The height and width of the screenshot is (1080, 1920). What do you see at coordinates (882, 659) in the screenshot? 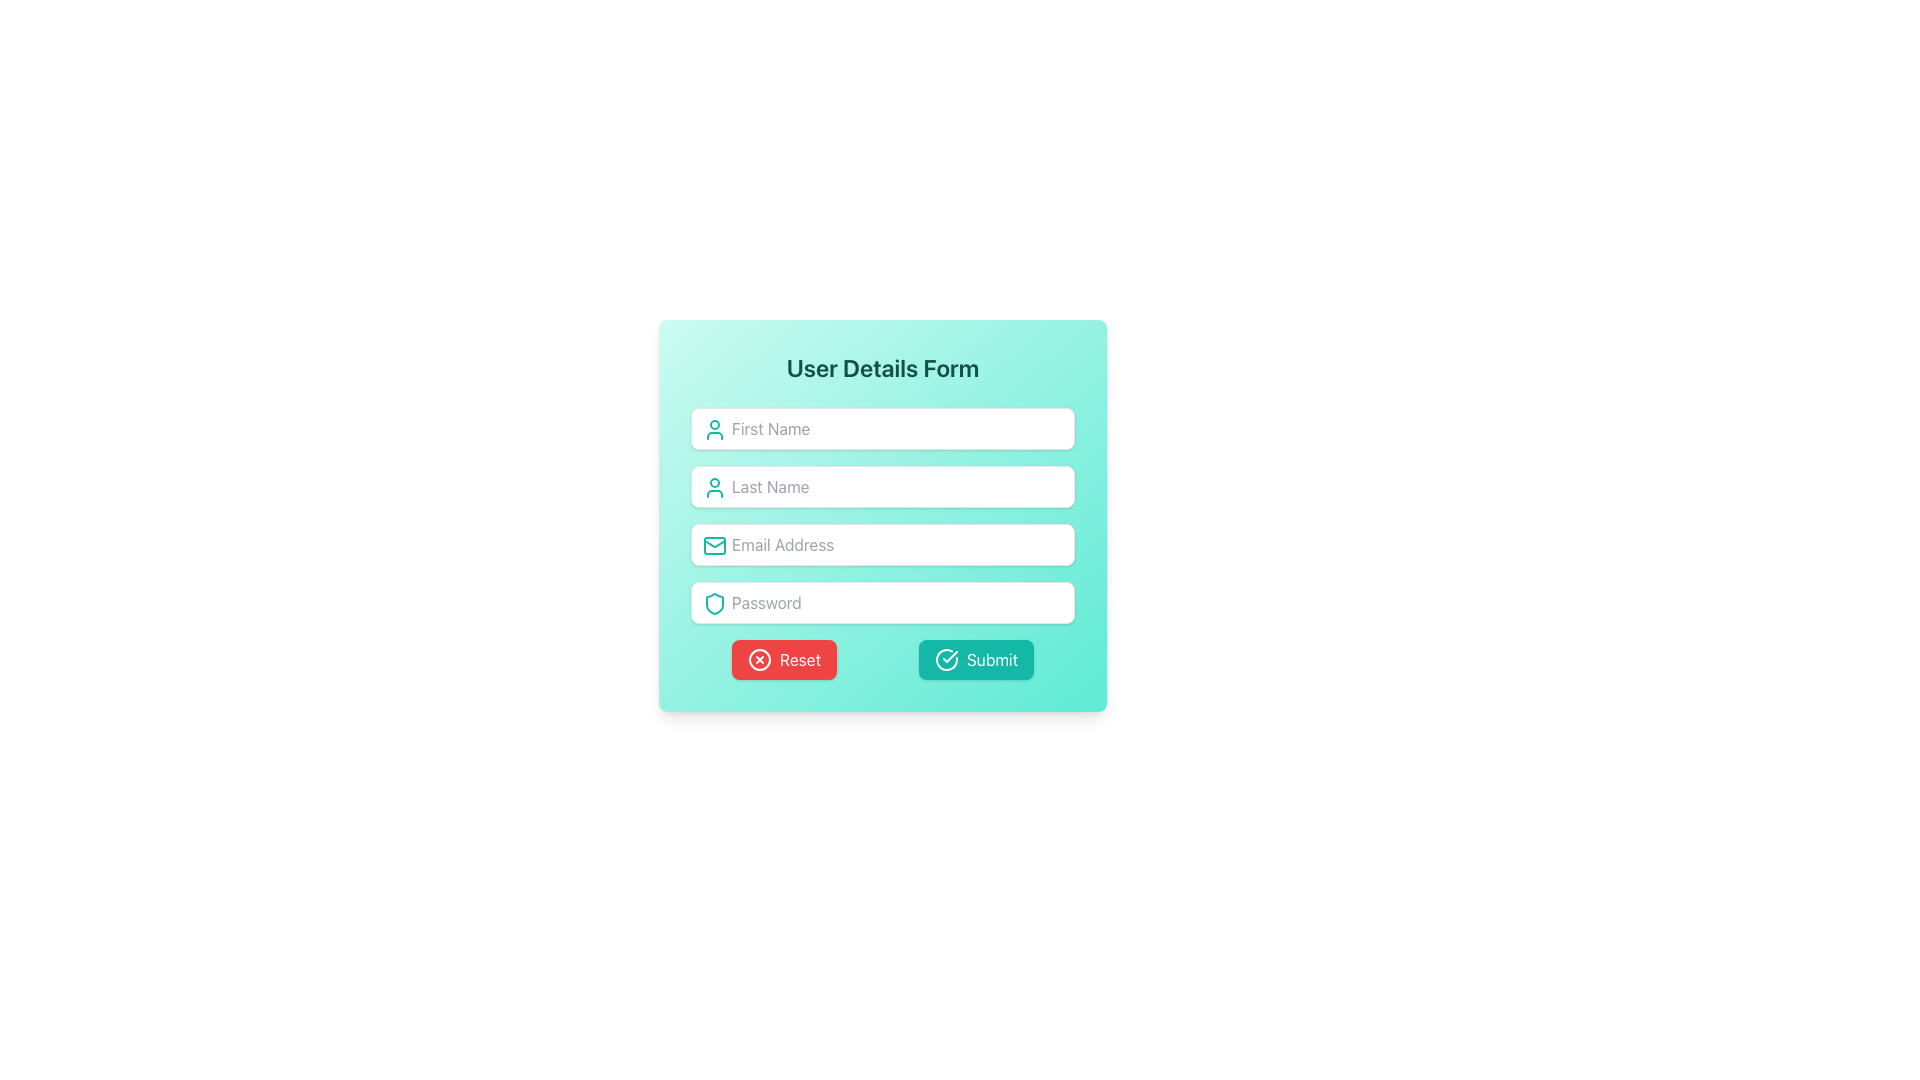
I see `the teal 'Submit' button located at the bottom of the user form interface` at bounding box center [882, 659].